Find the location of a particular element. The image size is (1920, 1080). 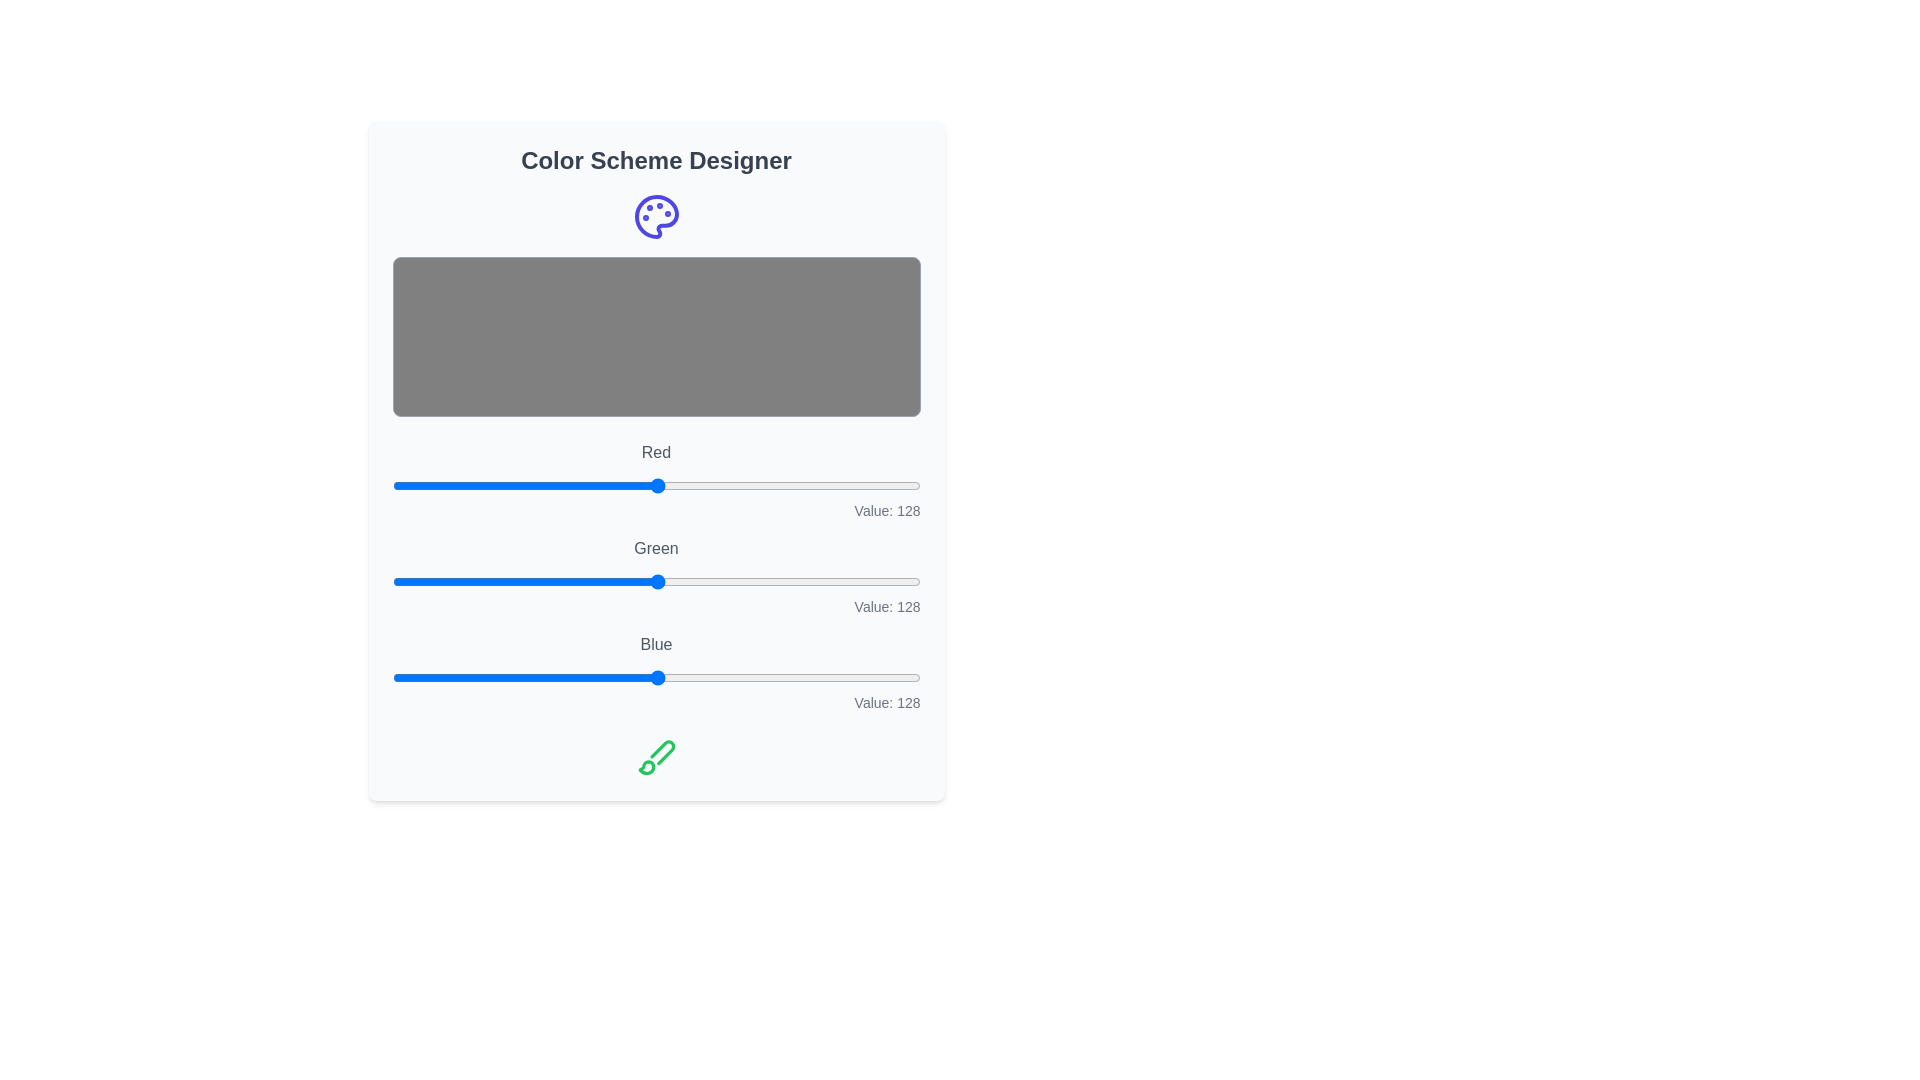

the green color value is located at coordinates (913, 582).